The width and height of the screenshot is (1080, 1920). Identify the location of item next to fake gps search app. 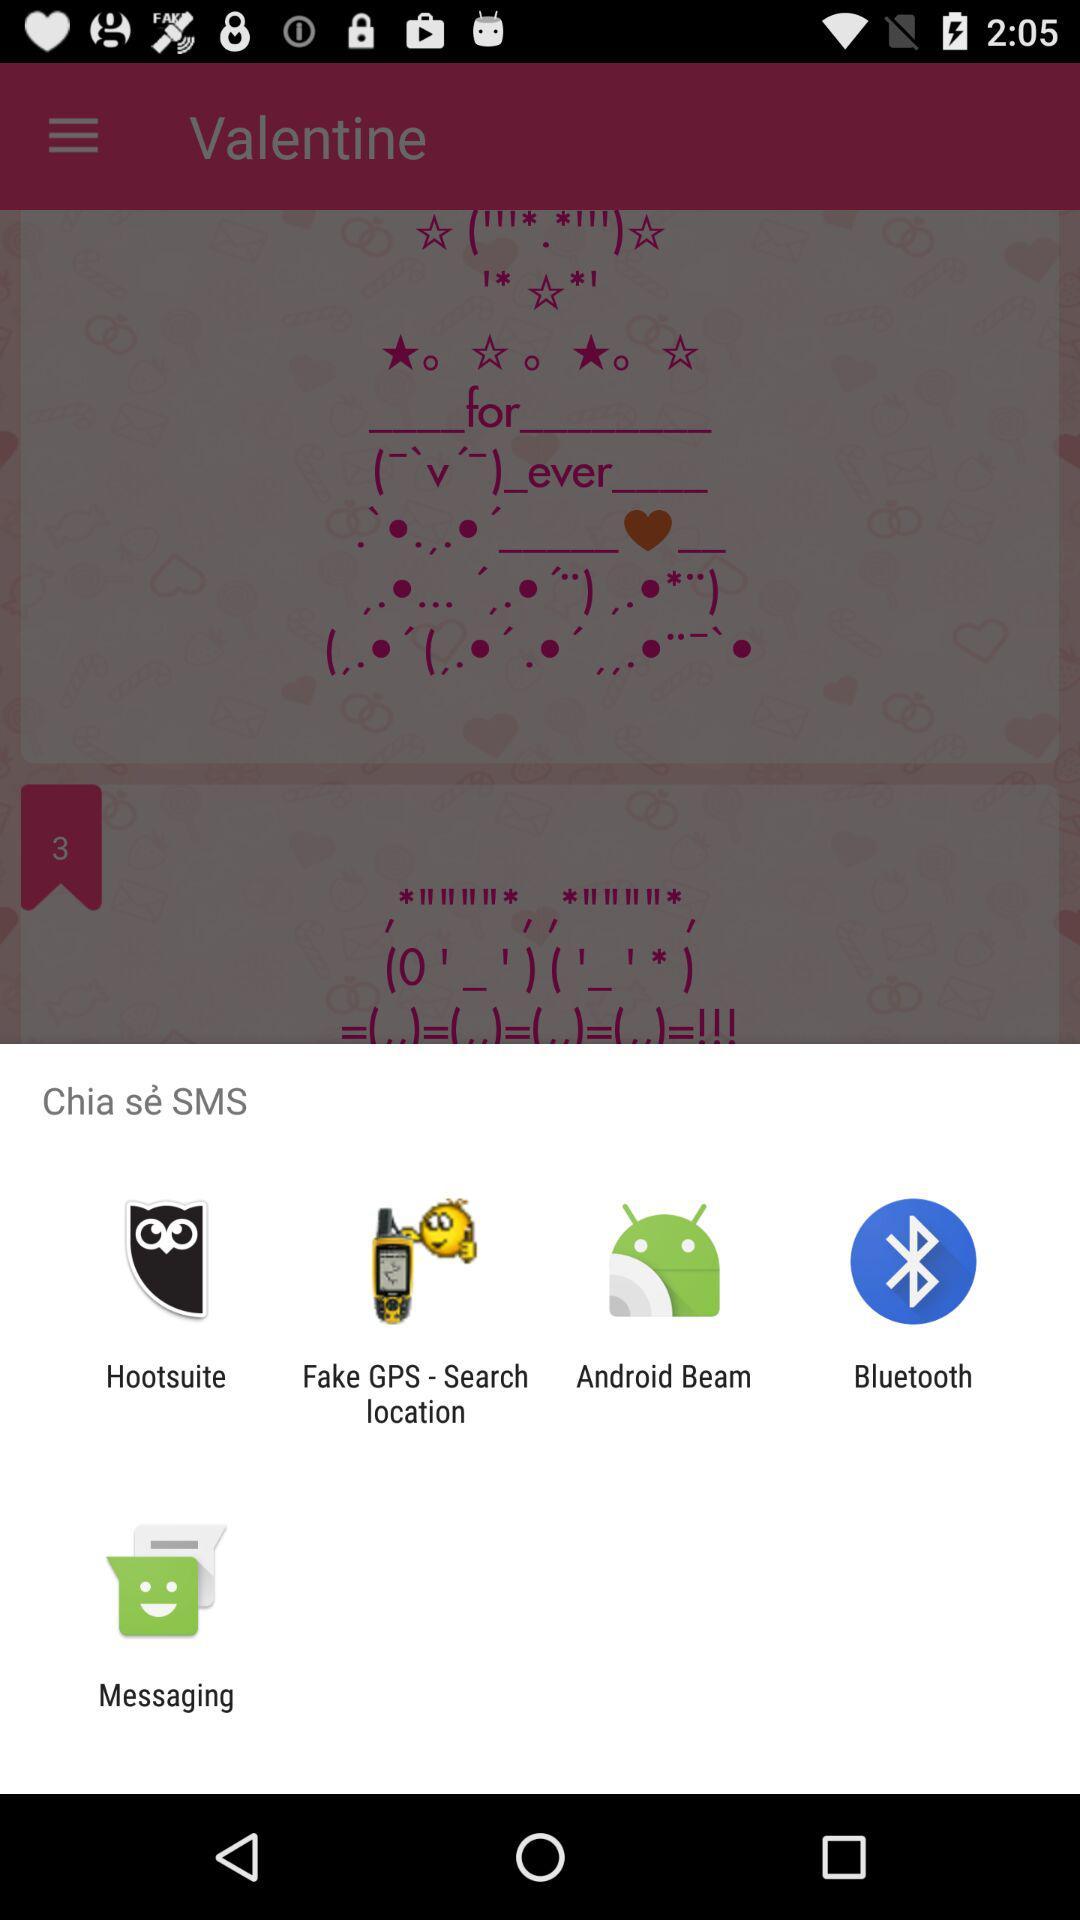
(165, 1392).